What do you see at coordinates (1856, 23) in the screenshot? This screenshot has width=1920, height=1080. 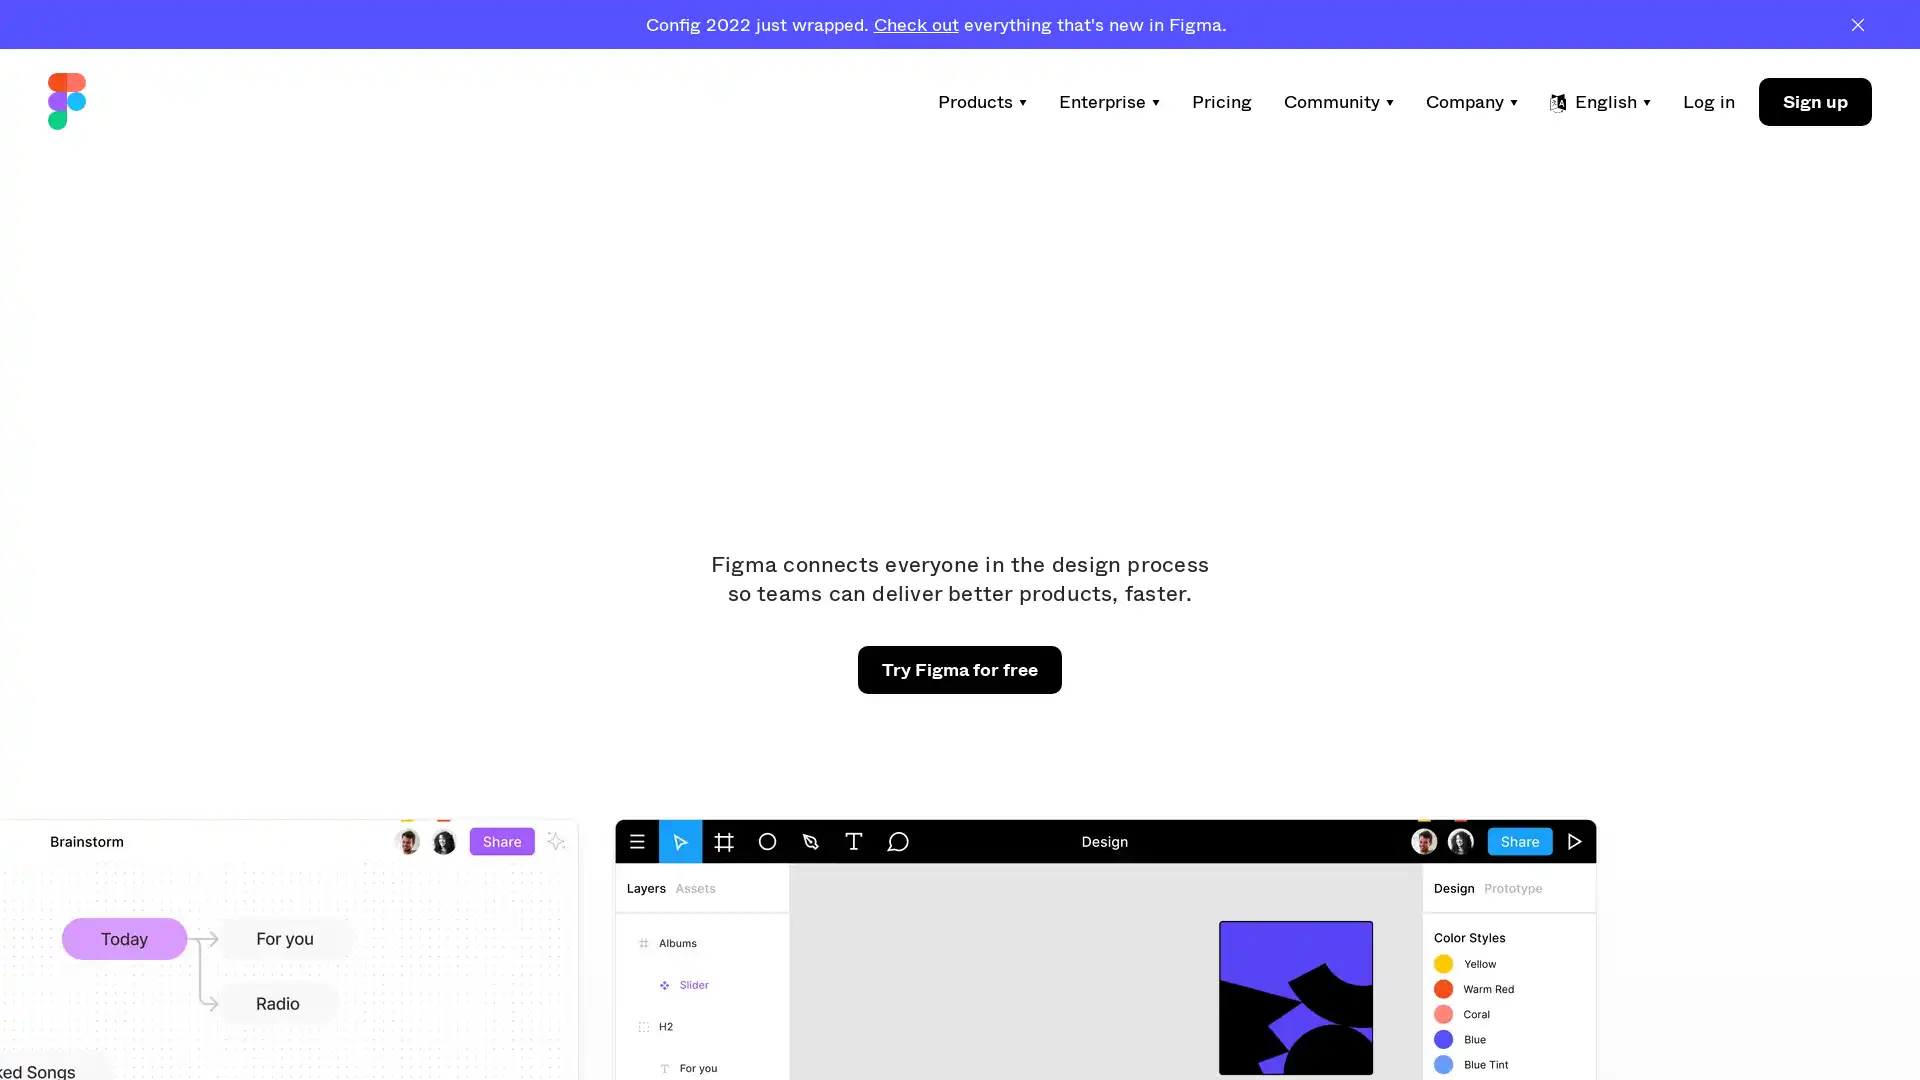 I see `Dismiss` at bounding box center [1856, 23].